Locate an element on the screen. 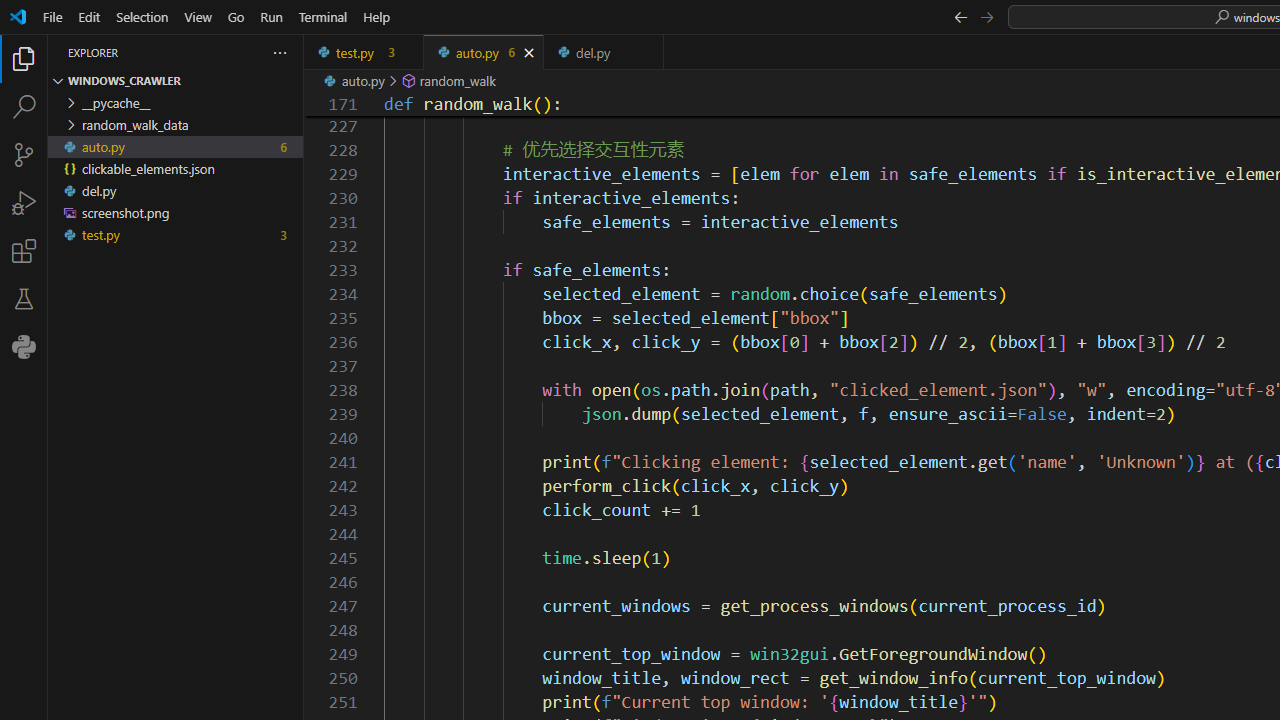 Image resolution: width=1280 pixels, height=720 pixels. 'auto.py' is located at coordinates (483, 51).